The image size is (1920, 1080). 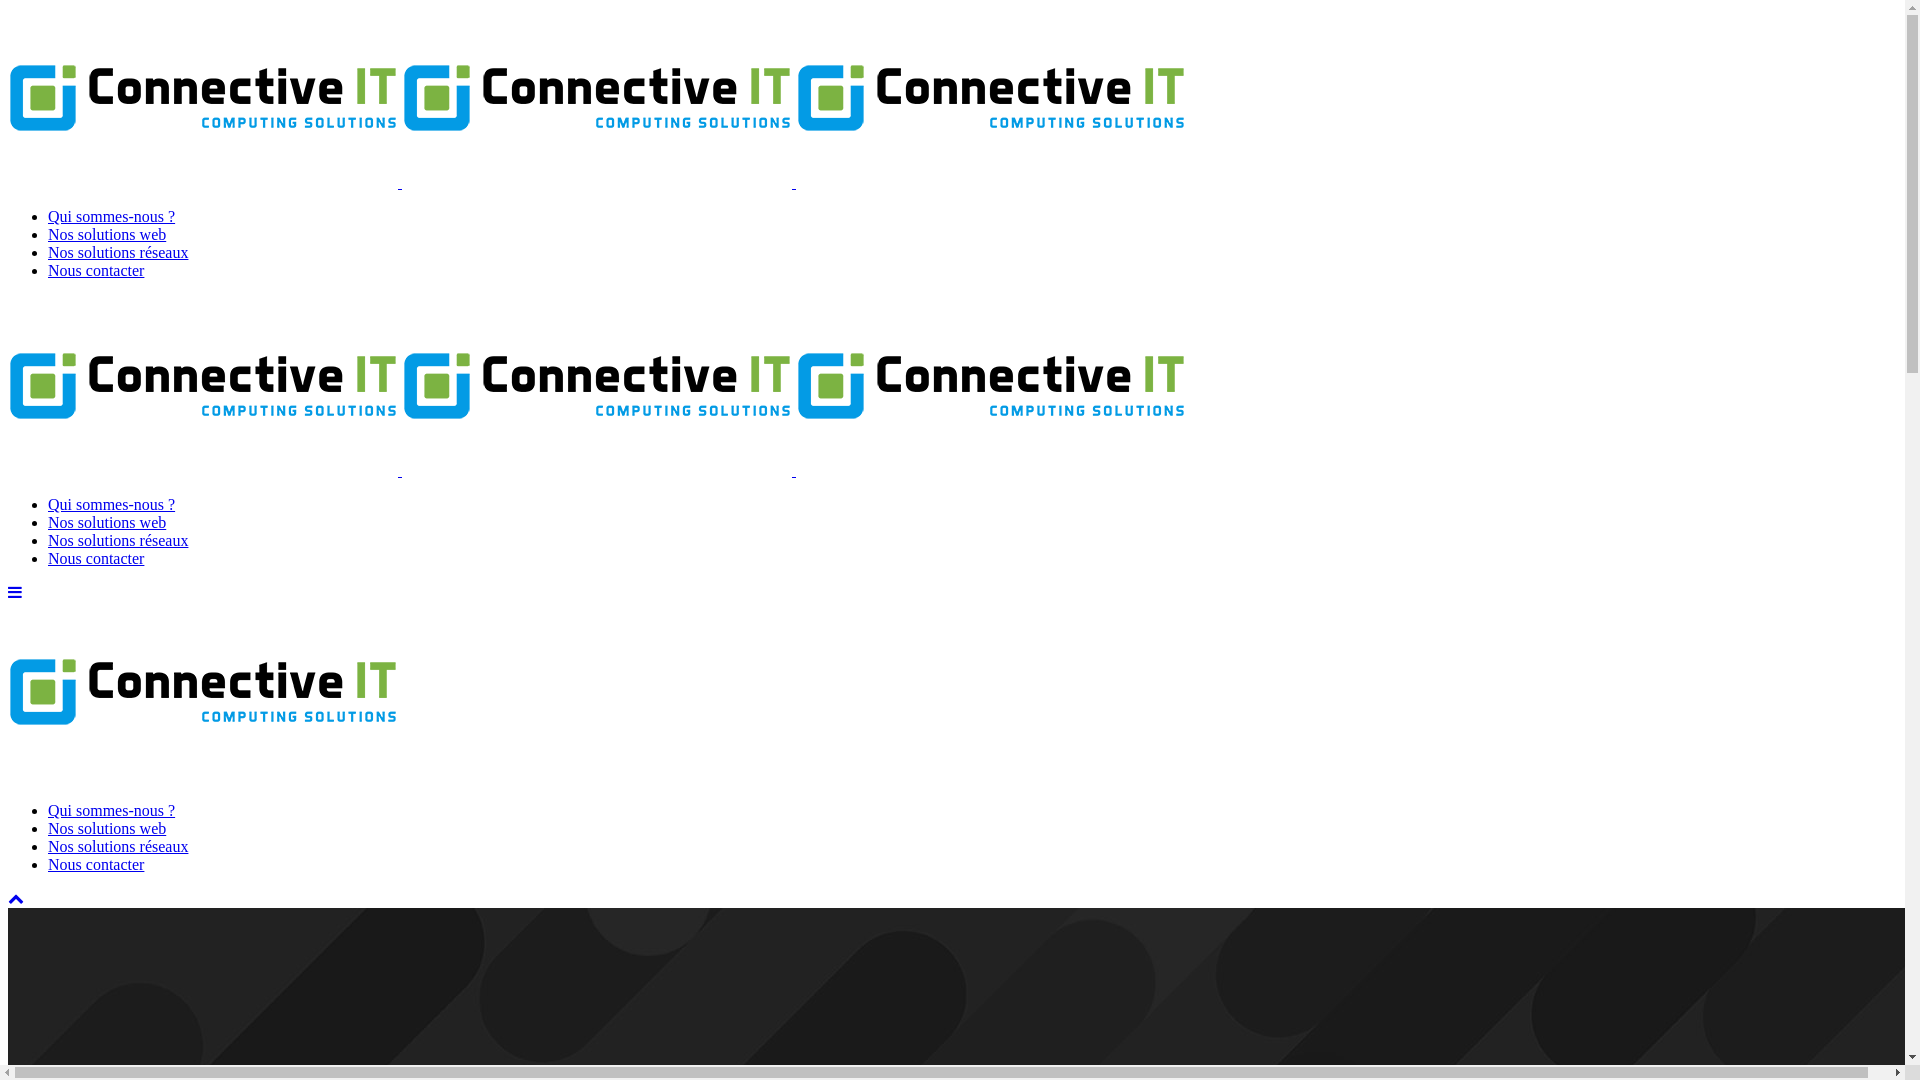 I want to click on 'Nos solutions web', so click(x=105, y=233).